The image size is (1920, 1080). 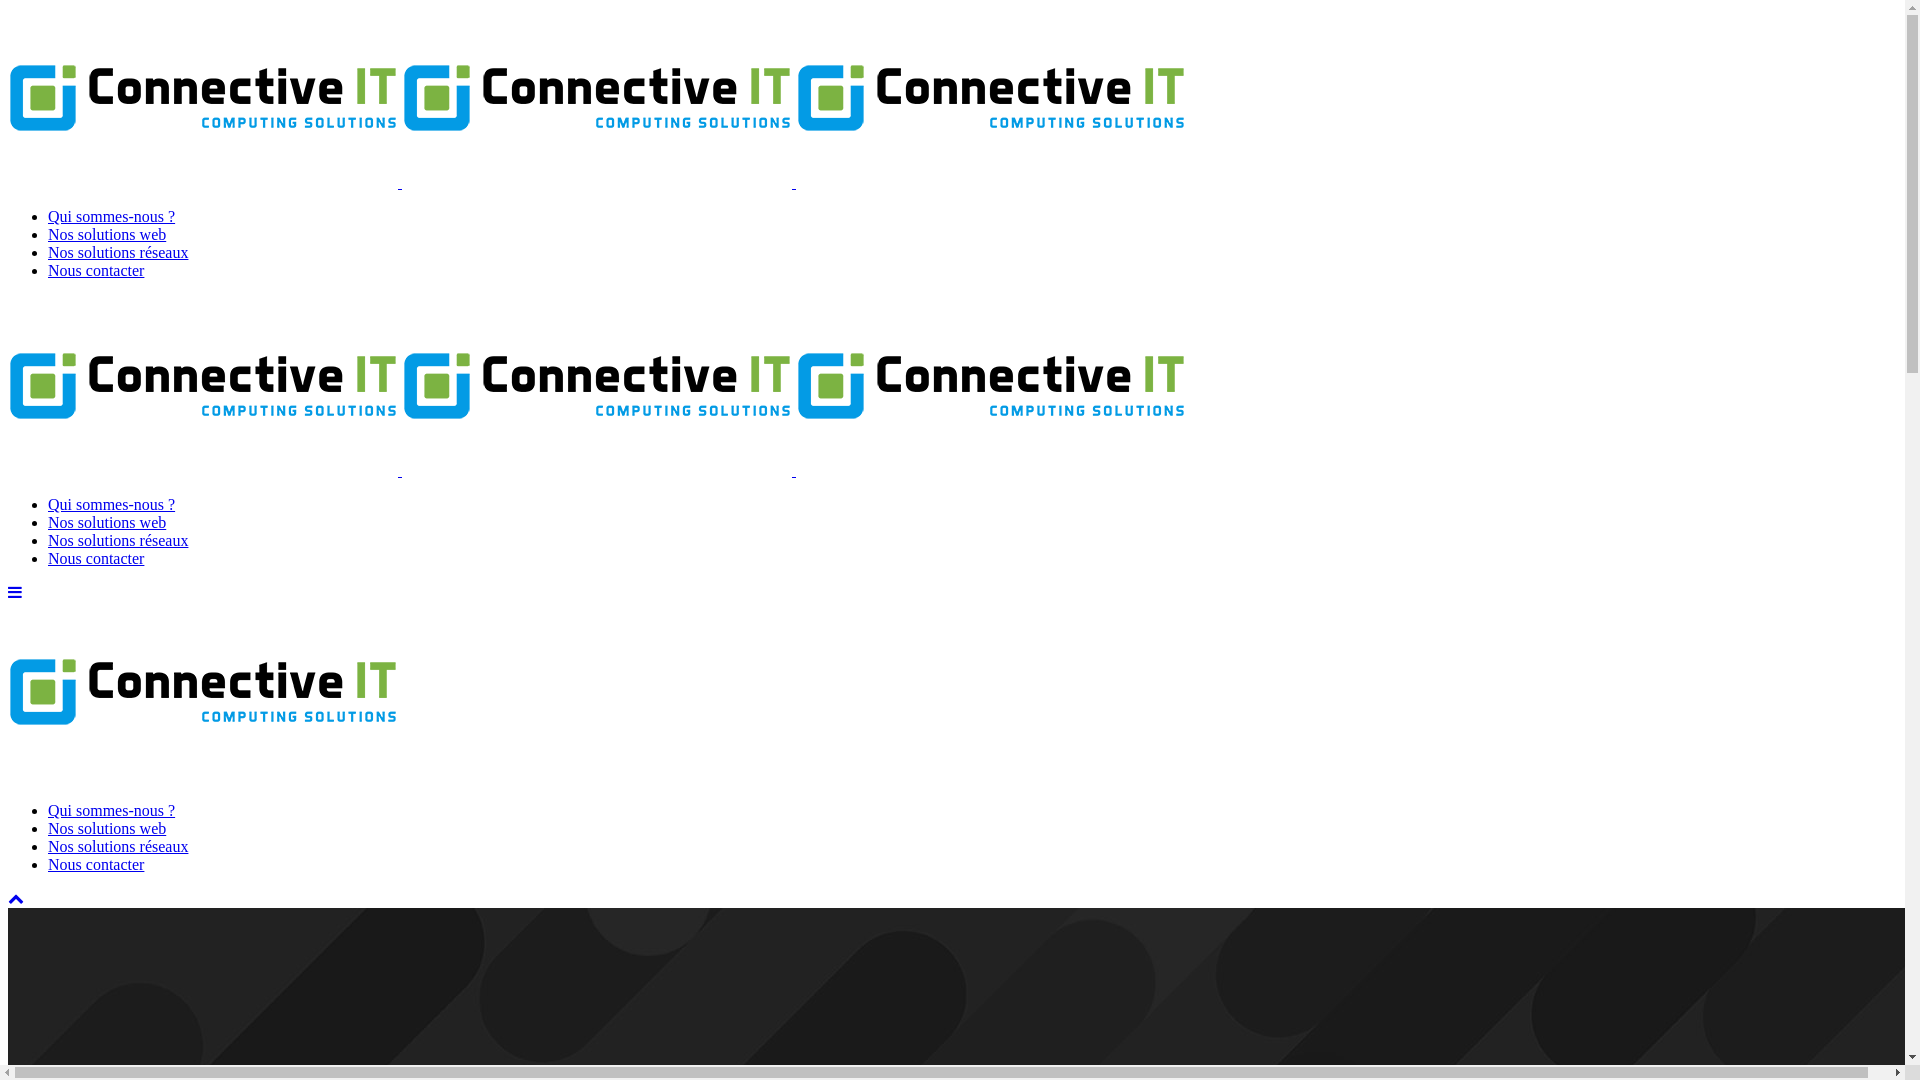 I want to click on 'Nos solutions web', so click(x=105, y=233).